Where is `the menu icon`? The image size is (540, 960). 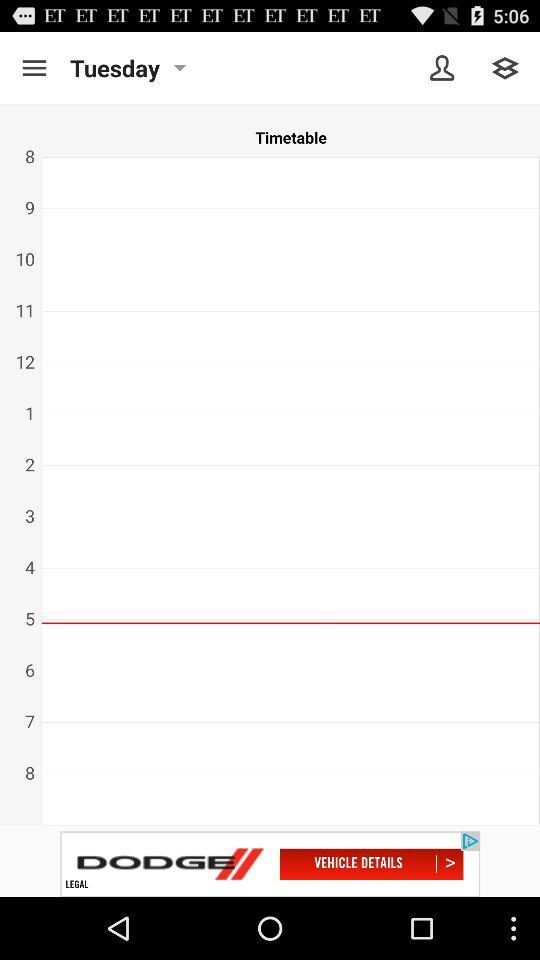
the menu icon is located at coordinates (33, 73).